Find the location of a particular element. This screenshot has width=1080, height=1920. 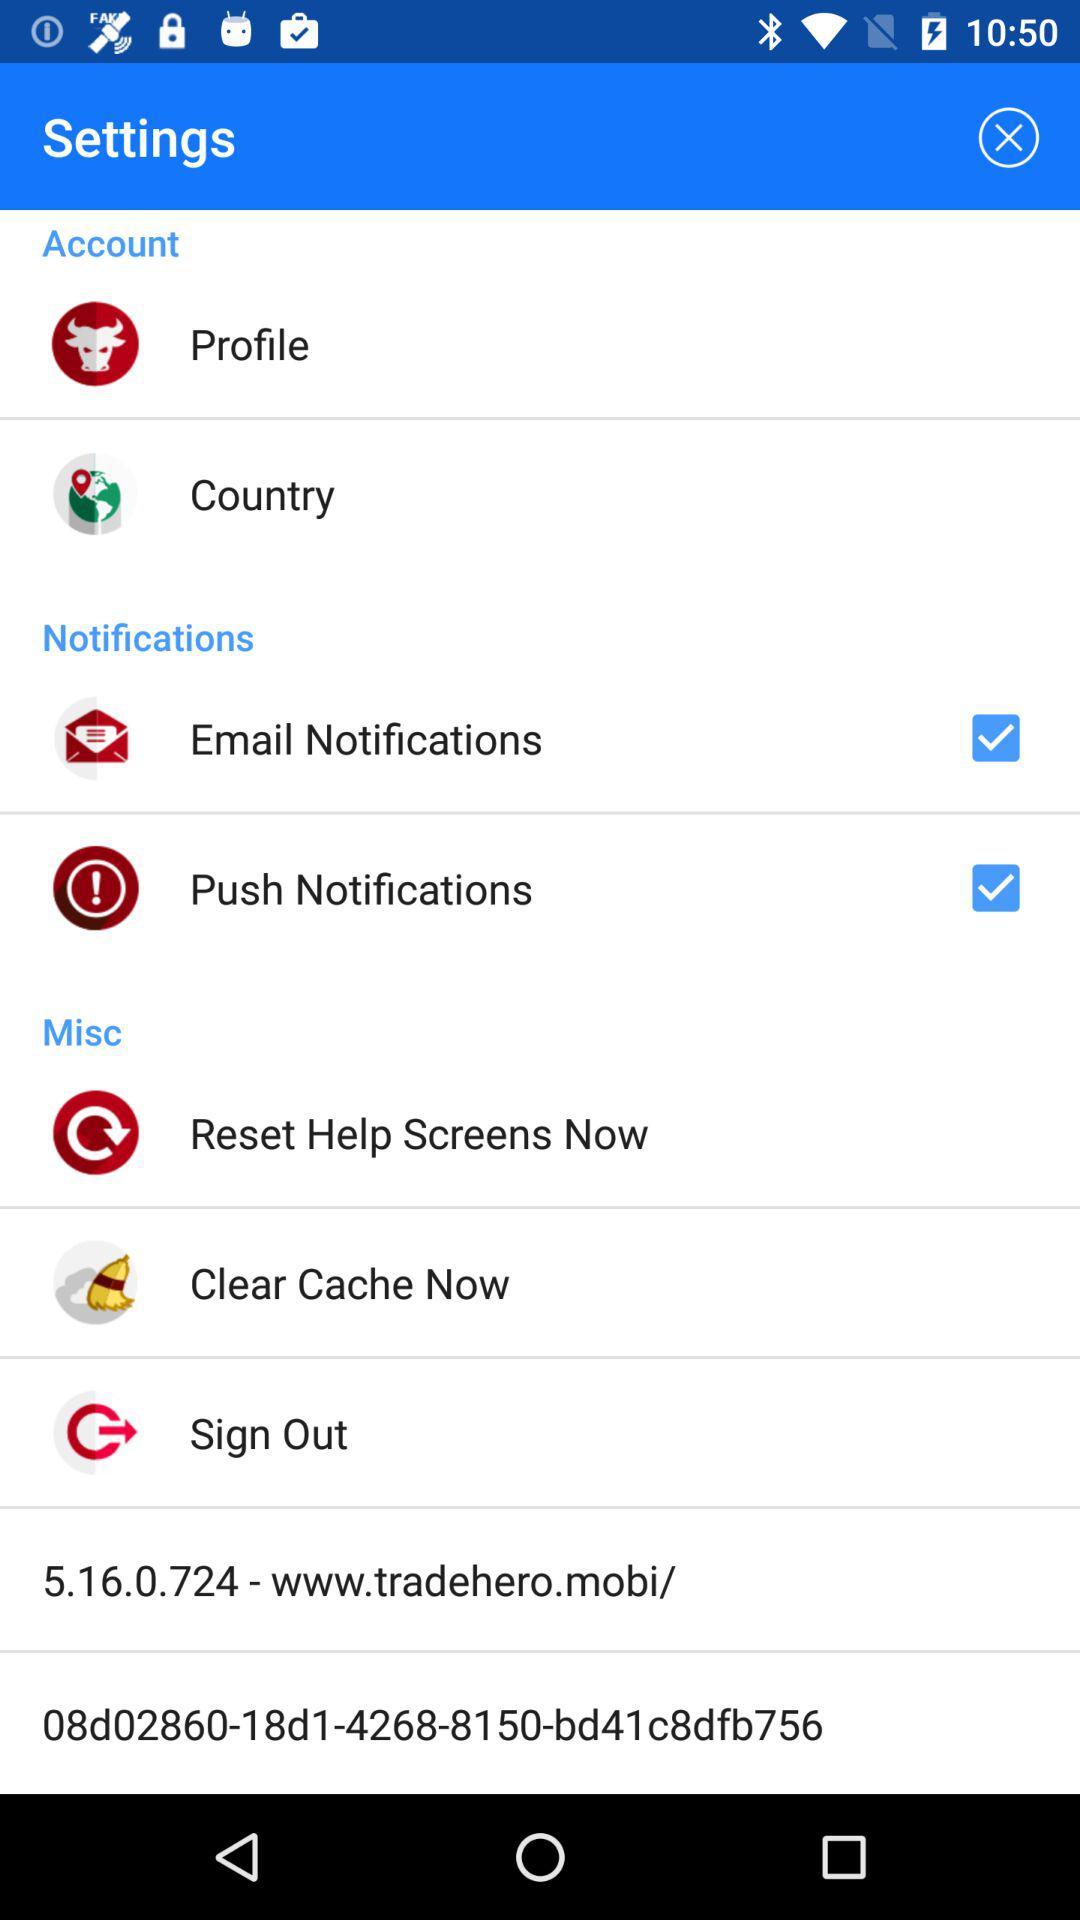

icon above the 5 16 0 icon is located at coordinates (267, 1431).